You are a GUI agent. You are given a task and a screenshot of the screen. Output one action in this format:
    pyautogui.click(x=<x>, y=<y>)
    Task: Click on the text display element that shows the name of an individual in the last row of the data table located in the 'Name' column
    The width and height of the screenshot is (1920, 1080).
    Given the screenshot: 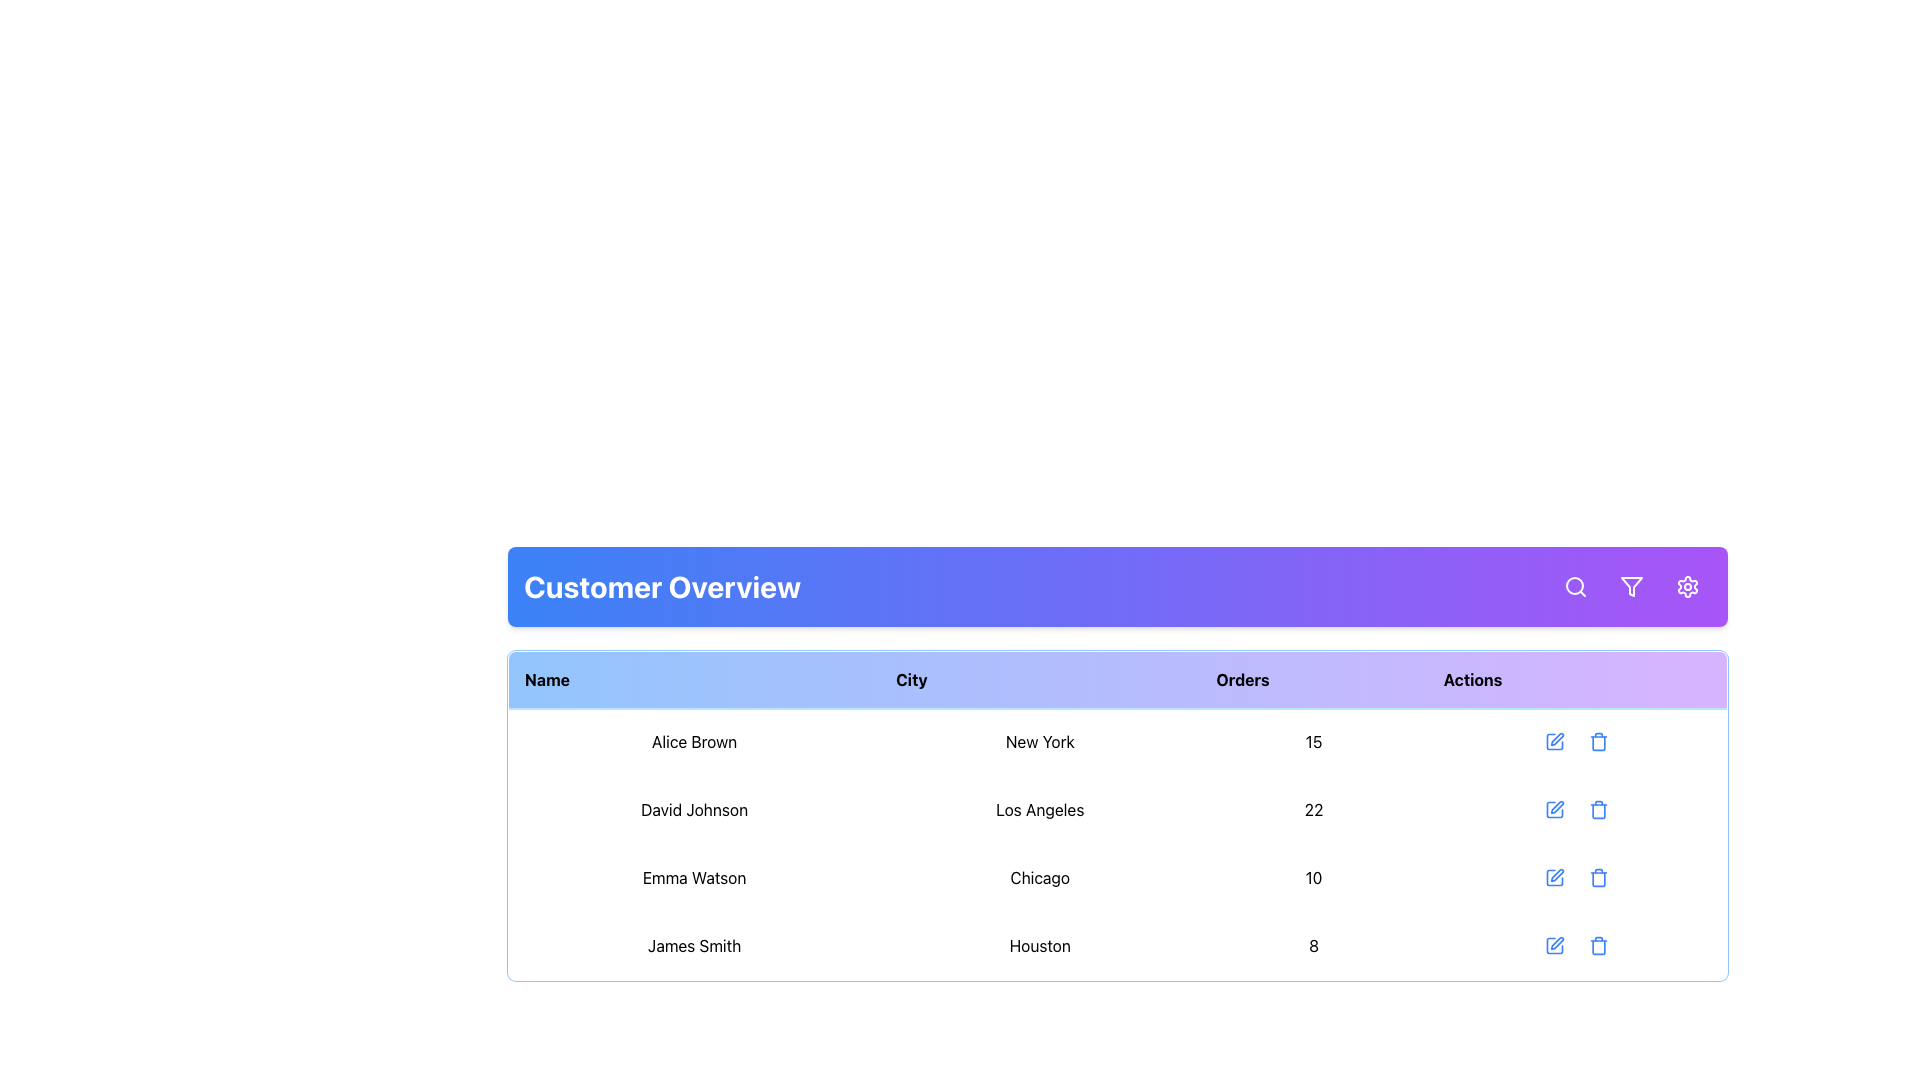 What is the action you would take?
    pyautogui.click(x=694, y=945)
    